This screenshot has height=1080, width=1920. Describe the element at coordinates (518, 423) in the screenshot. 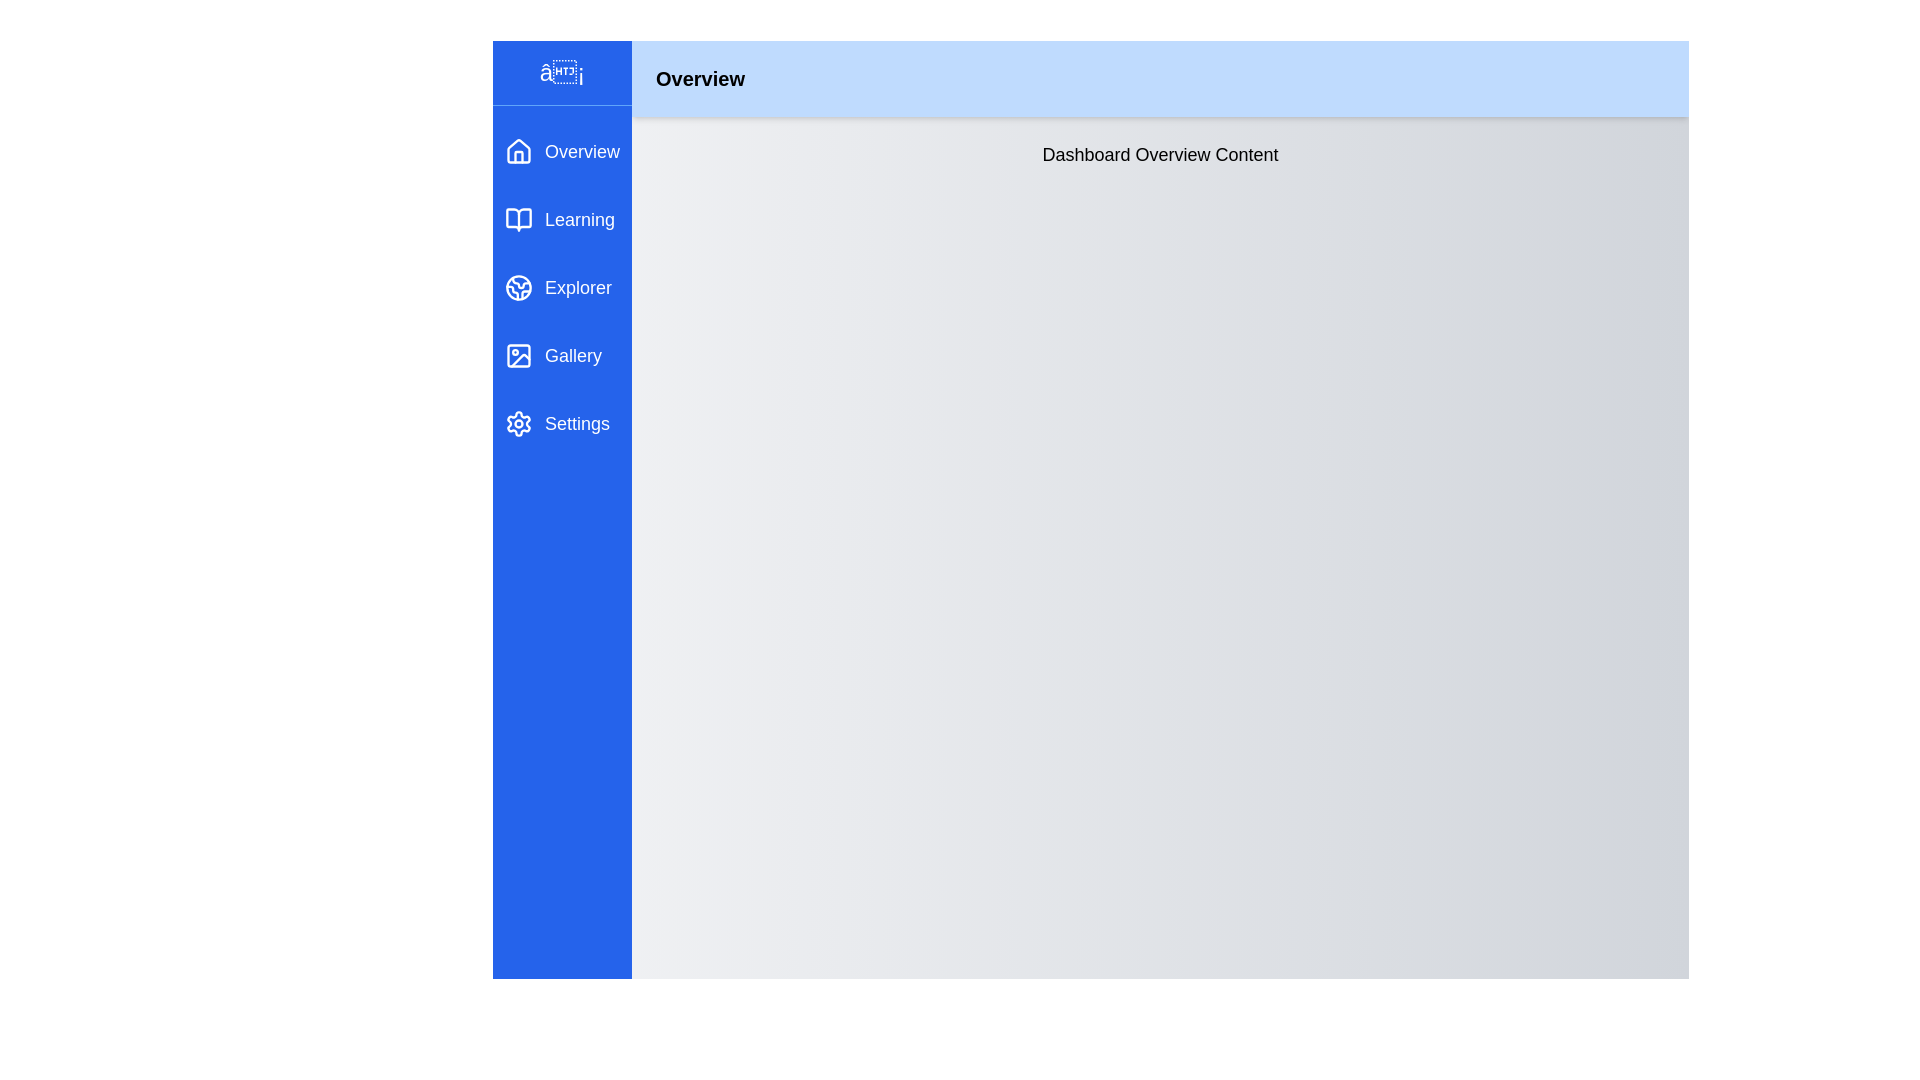

I see `the 'Settings' menu item by clicking on the icon located at the left of the text label 'Settings' to access its functionalities` at that location.